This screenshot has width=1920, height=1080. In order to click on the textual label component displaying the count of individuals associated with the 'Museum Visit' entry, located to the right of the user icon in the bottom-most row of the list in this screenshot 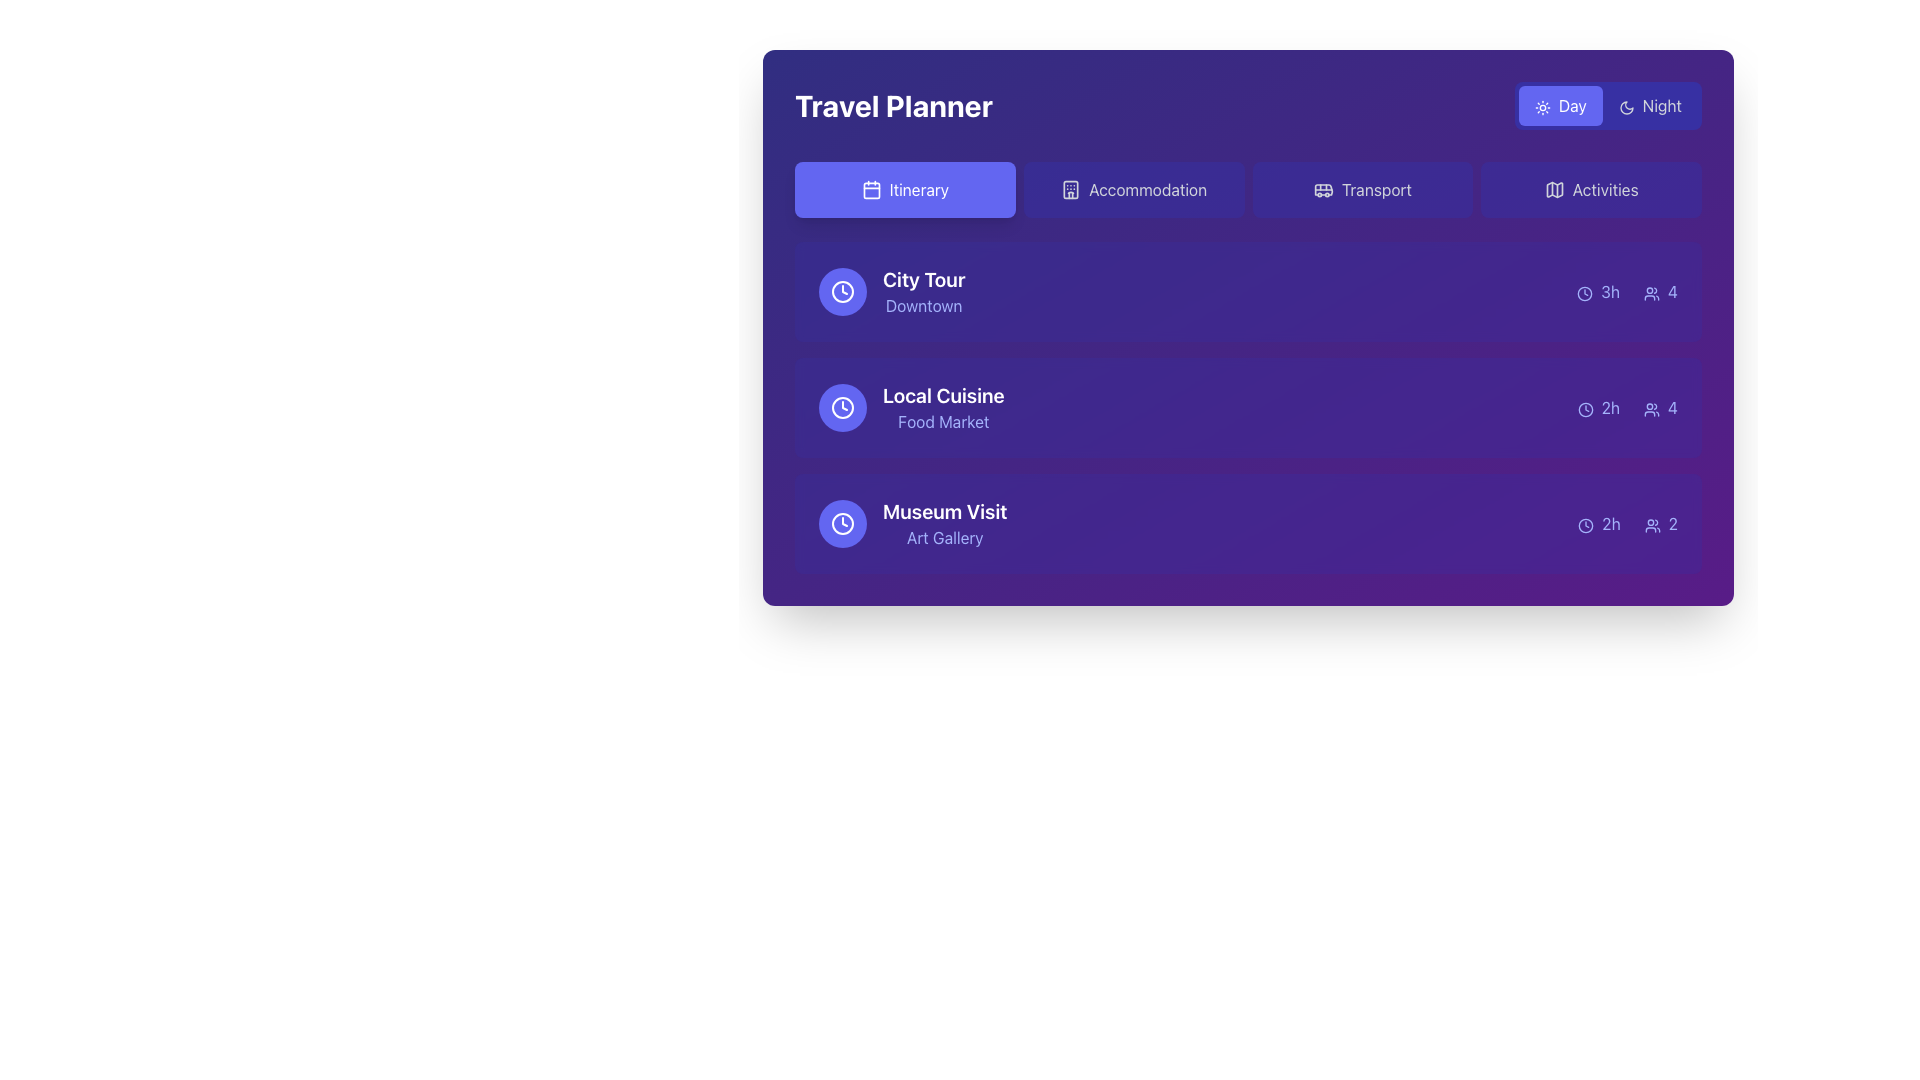, I will do `click(1661, 523)`.